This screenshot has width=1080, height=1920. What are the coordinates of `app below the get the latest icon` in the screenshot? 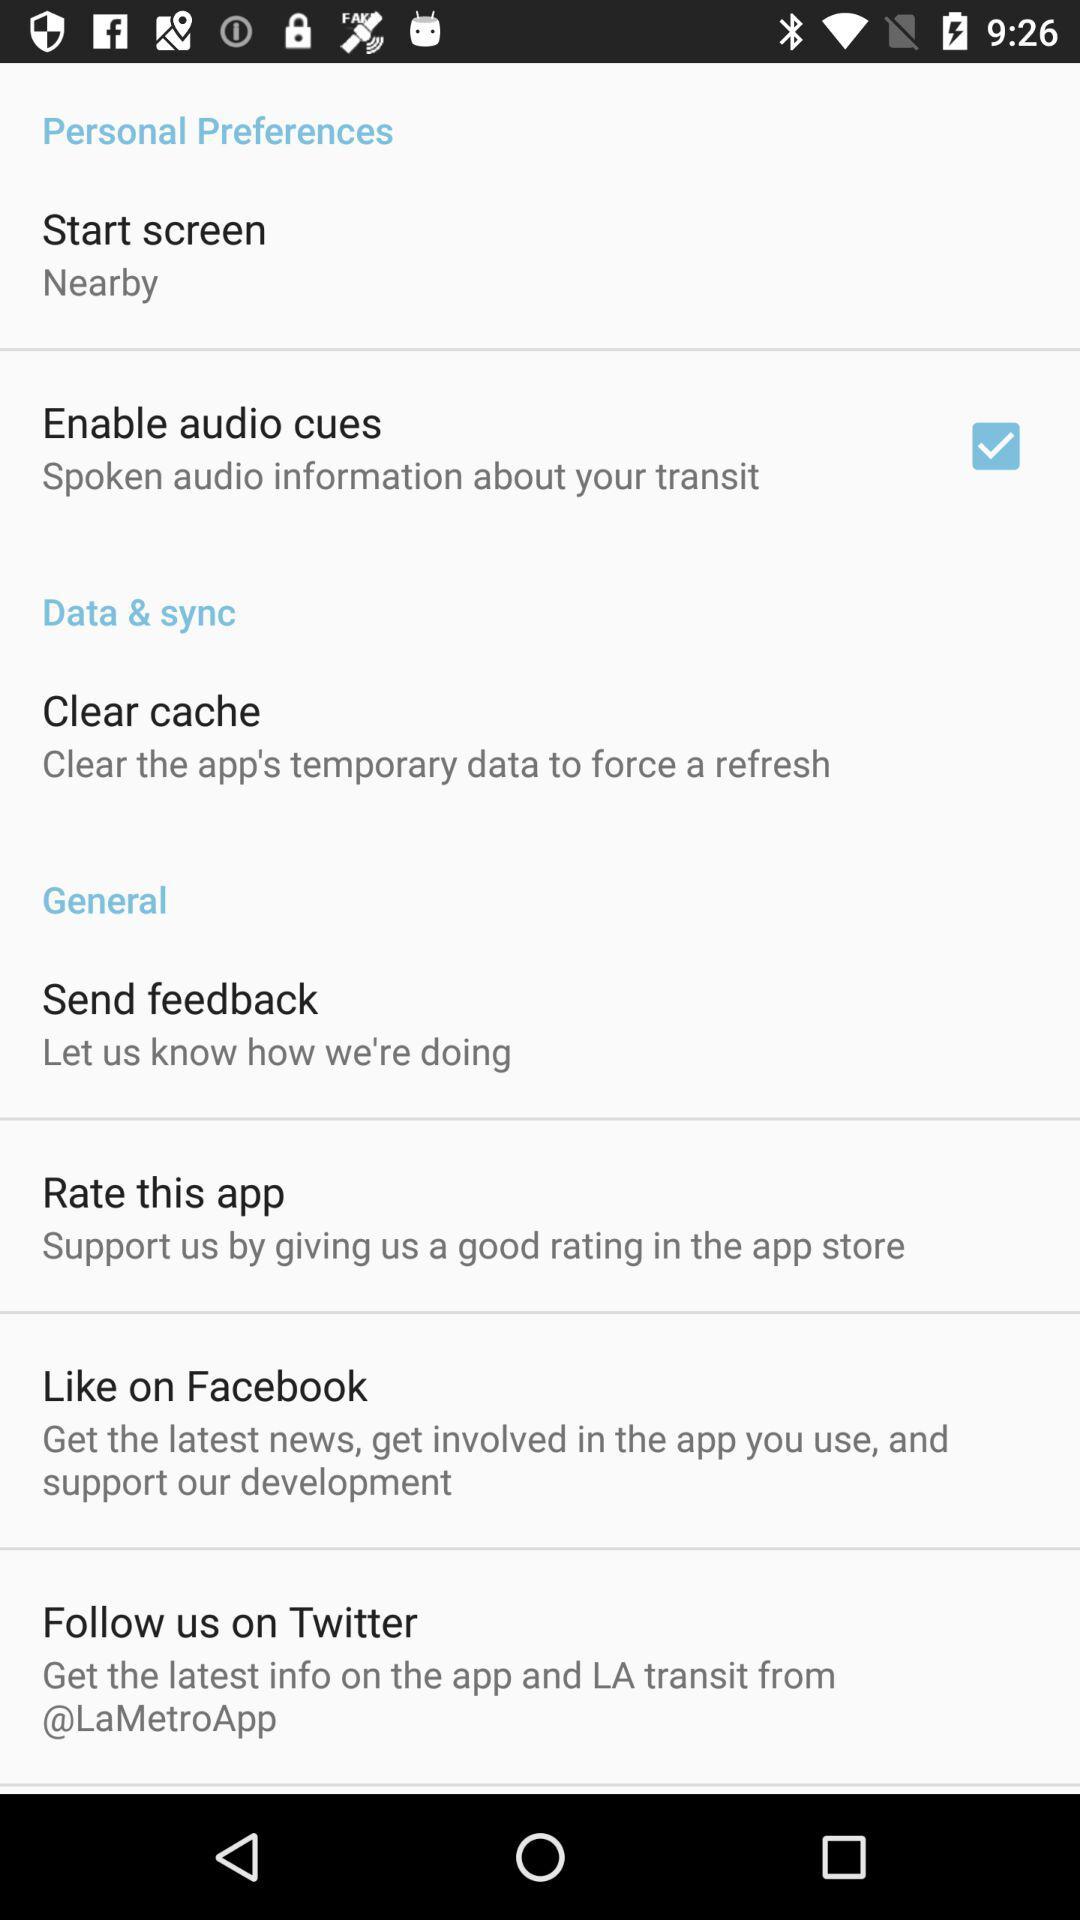 It's located at (228, 1620).